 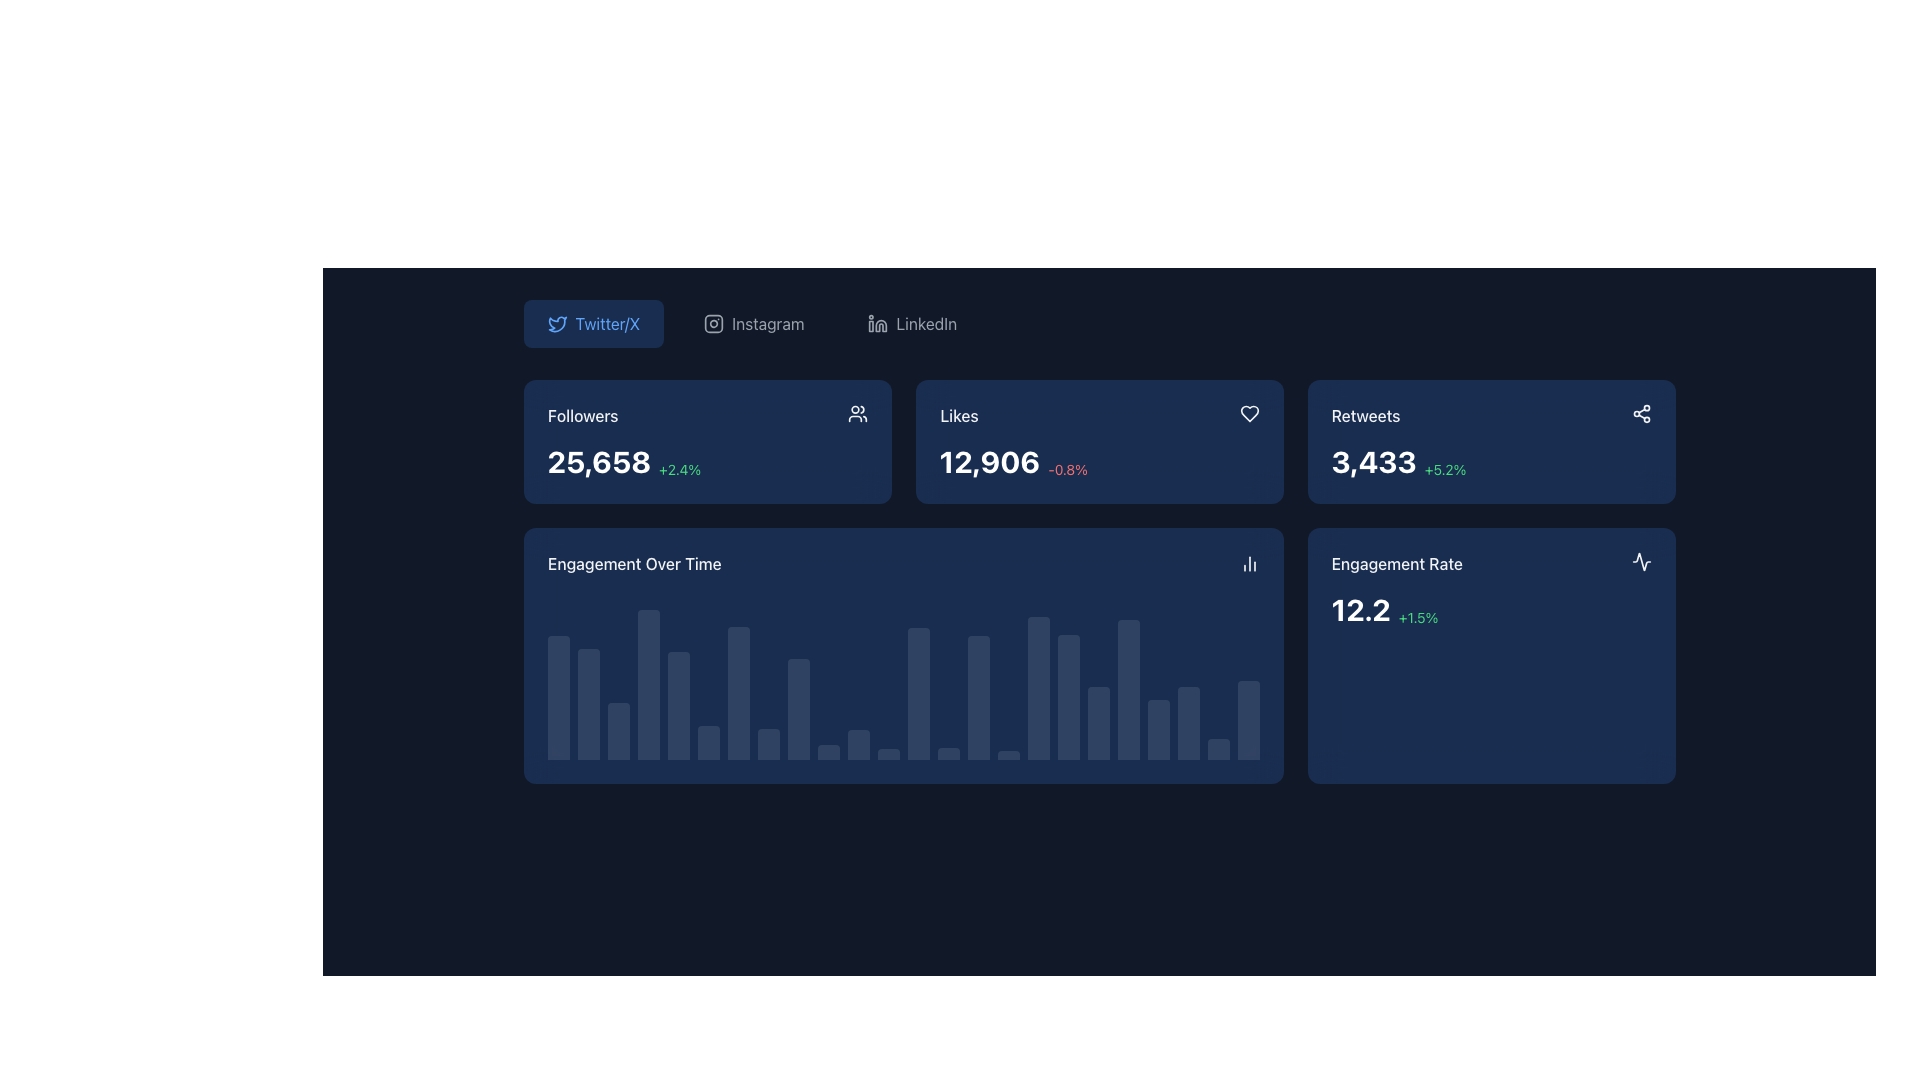 I want to click on the first interactive button in the horizontal row of options located at the top left, so click(x=592, y=323).